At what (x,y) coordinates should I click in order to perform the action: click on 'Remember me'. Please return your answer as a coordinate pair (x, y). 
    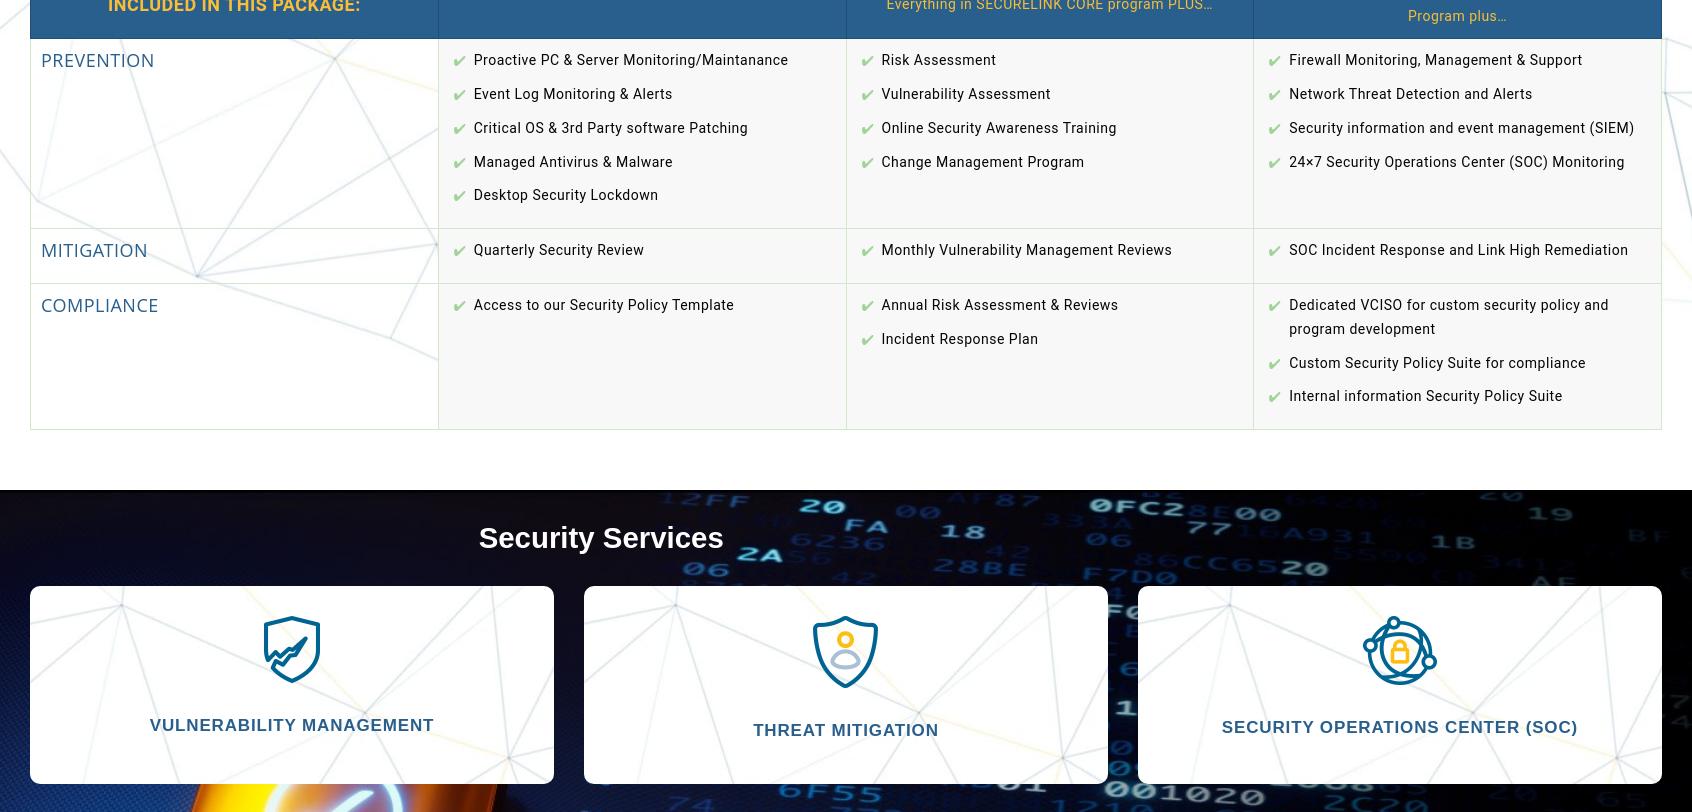
    Looking at the image, I should click on (120, 203).